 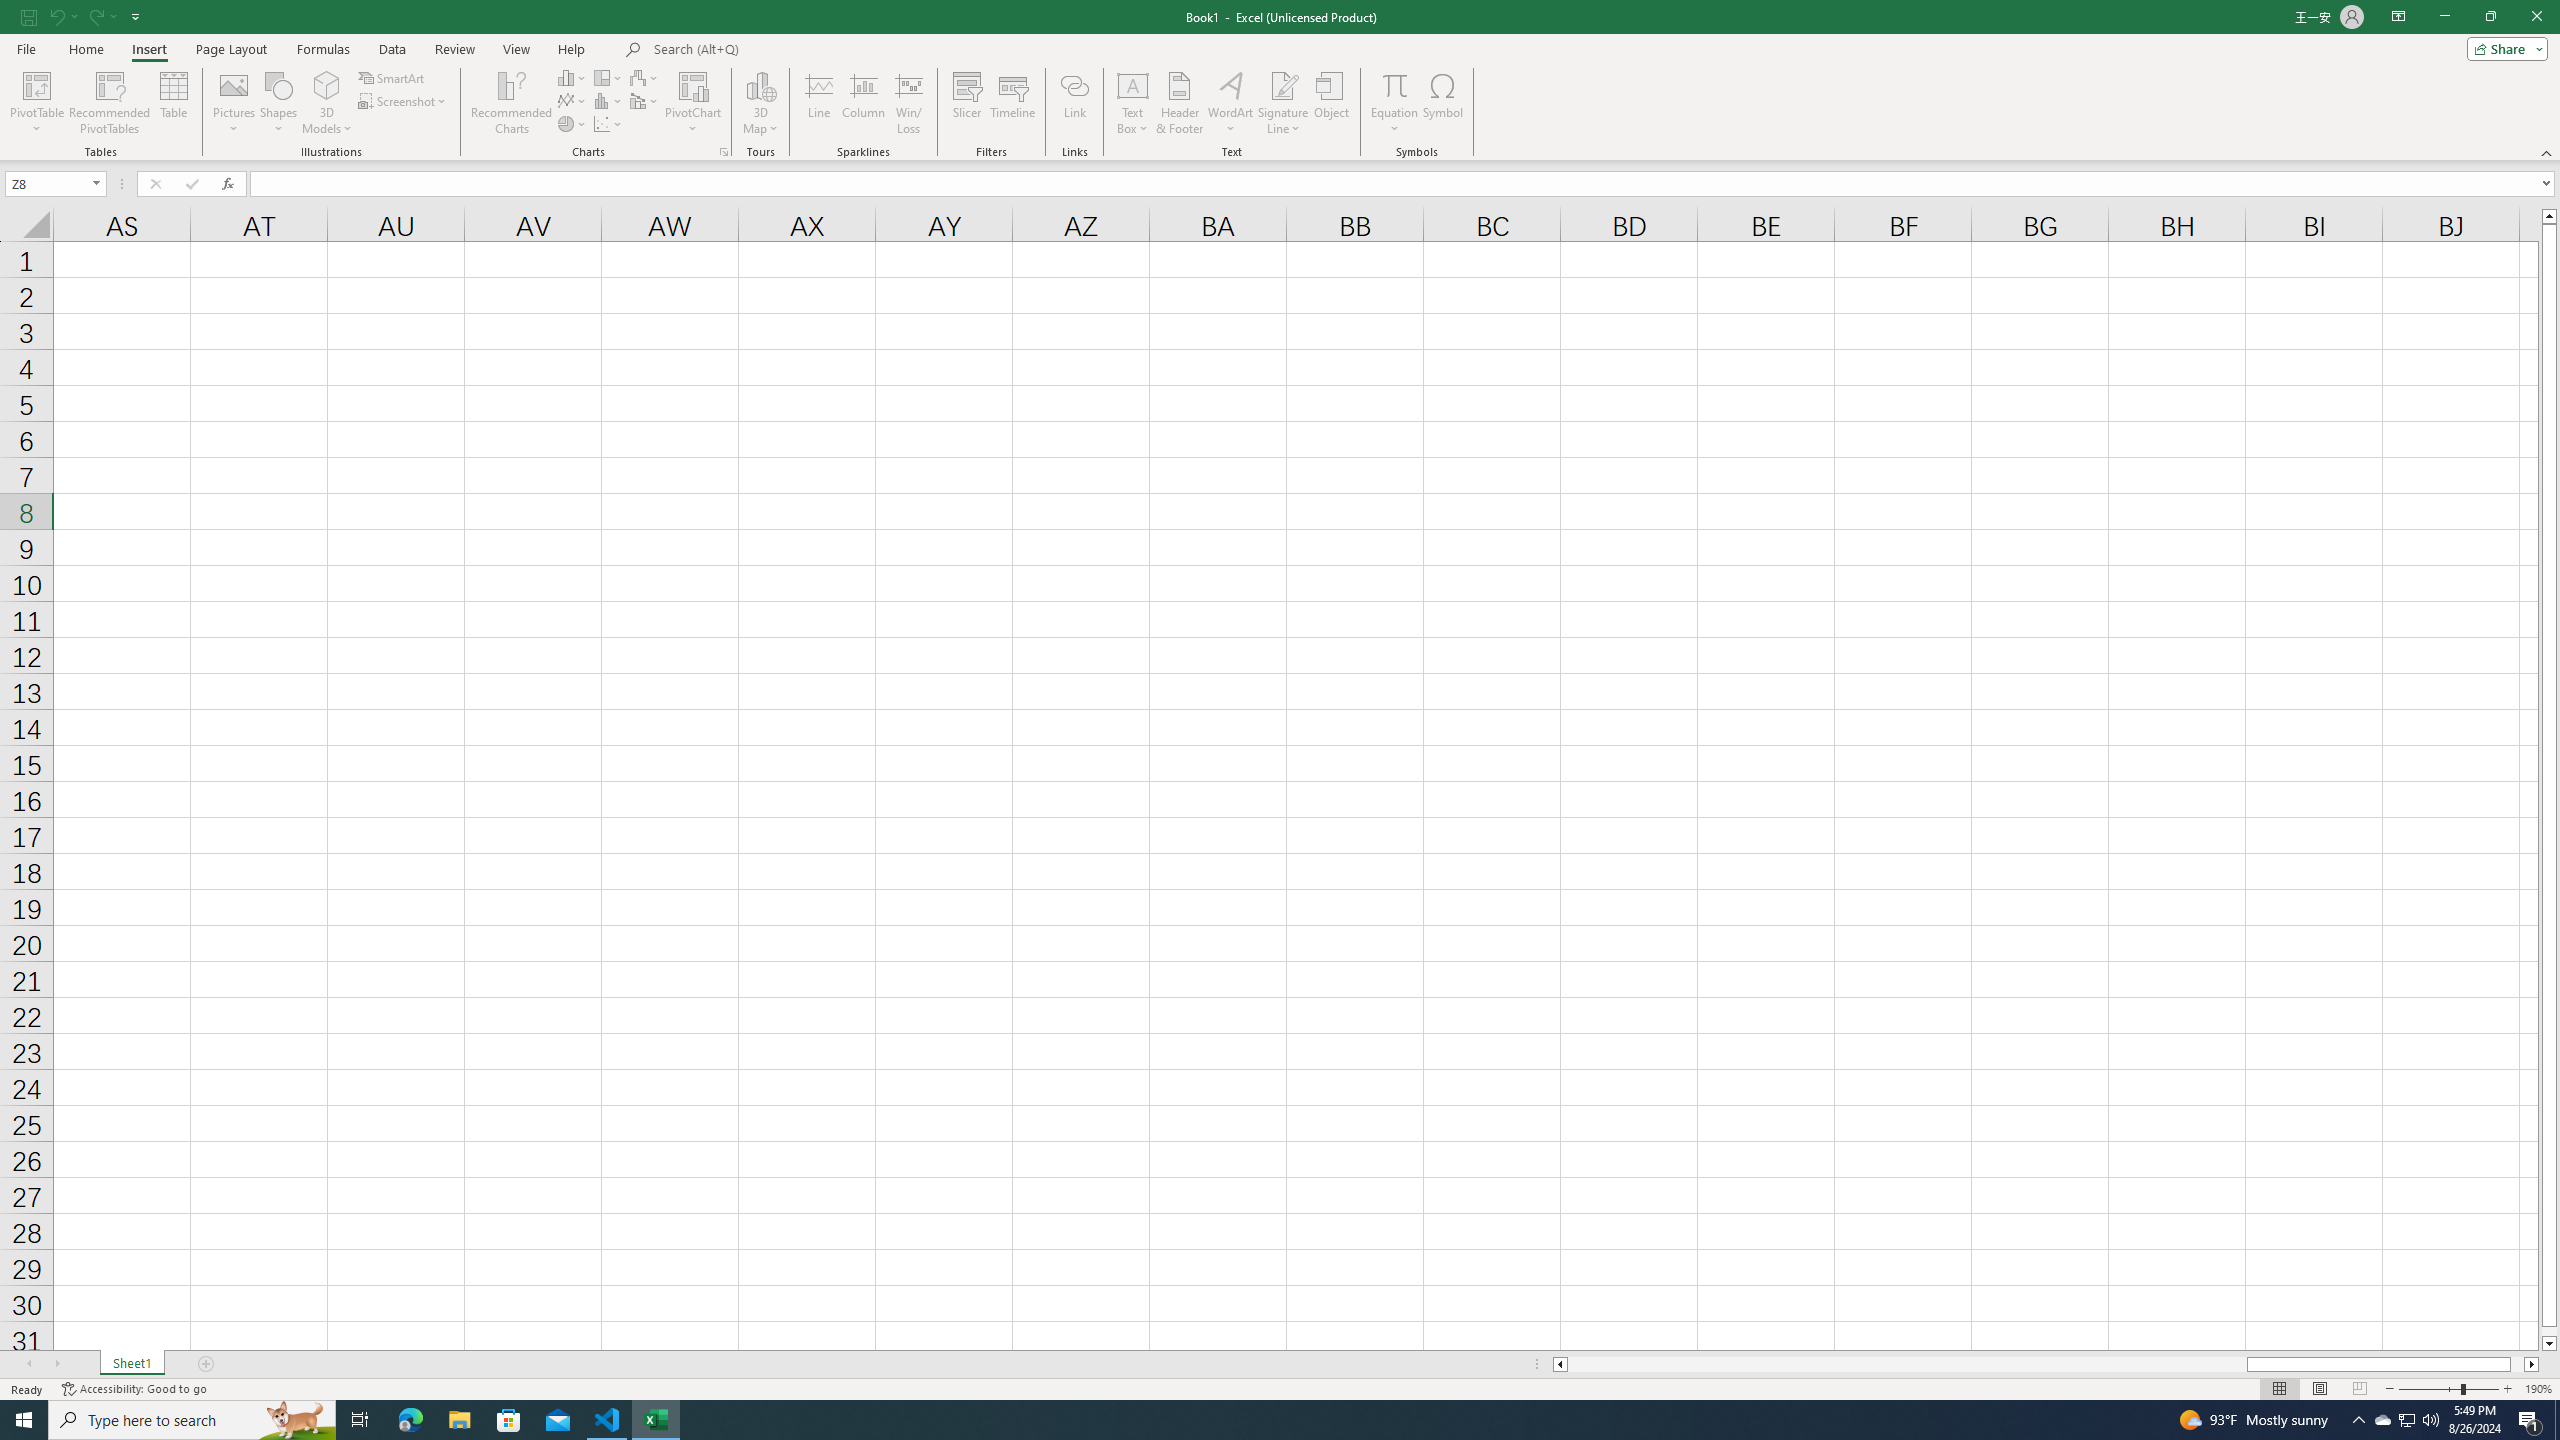 What do you see at coordinates (791, 49) in the screenshot?
I see `'Microsoft search'` at bounding box center [791, 49].